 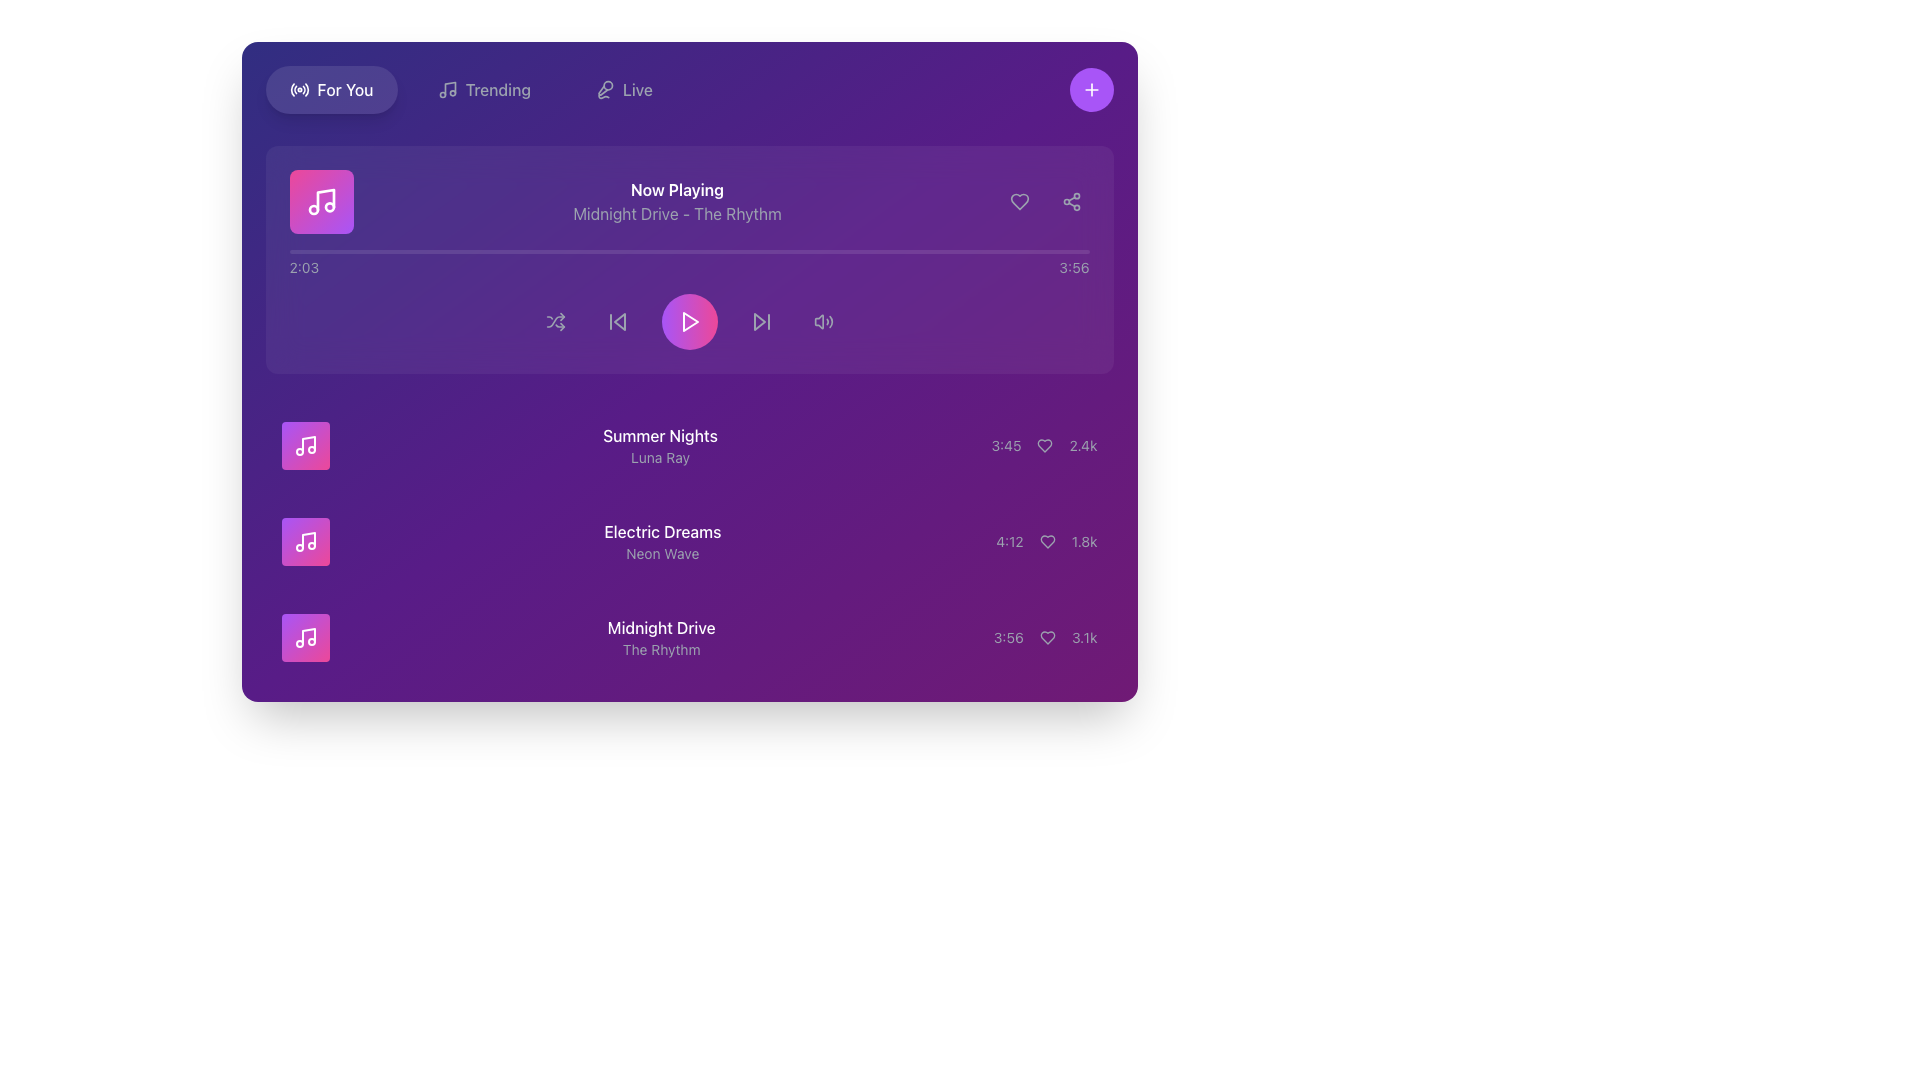 I want to click on the vibrant circular button with a gradient background and a white play icon, so click(x=689, y=320).